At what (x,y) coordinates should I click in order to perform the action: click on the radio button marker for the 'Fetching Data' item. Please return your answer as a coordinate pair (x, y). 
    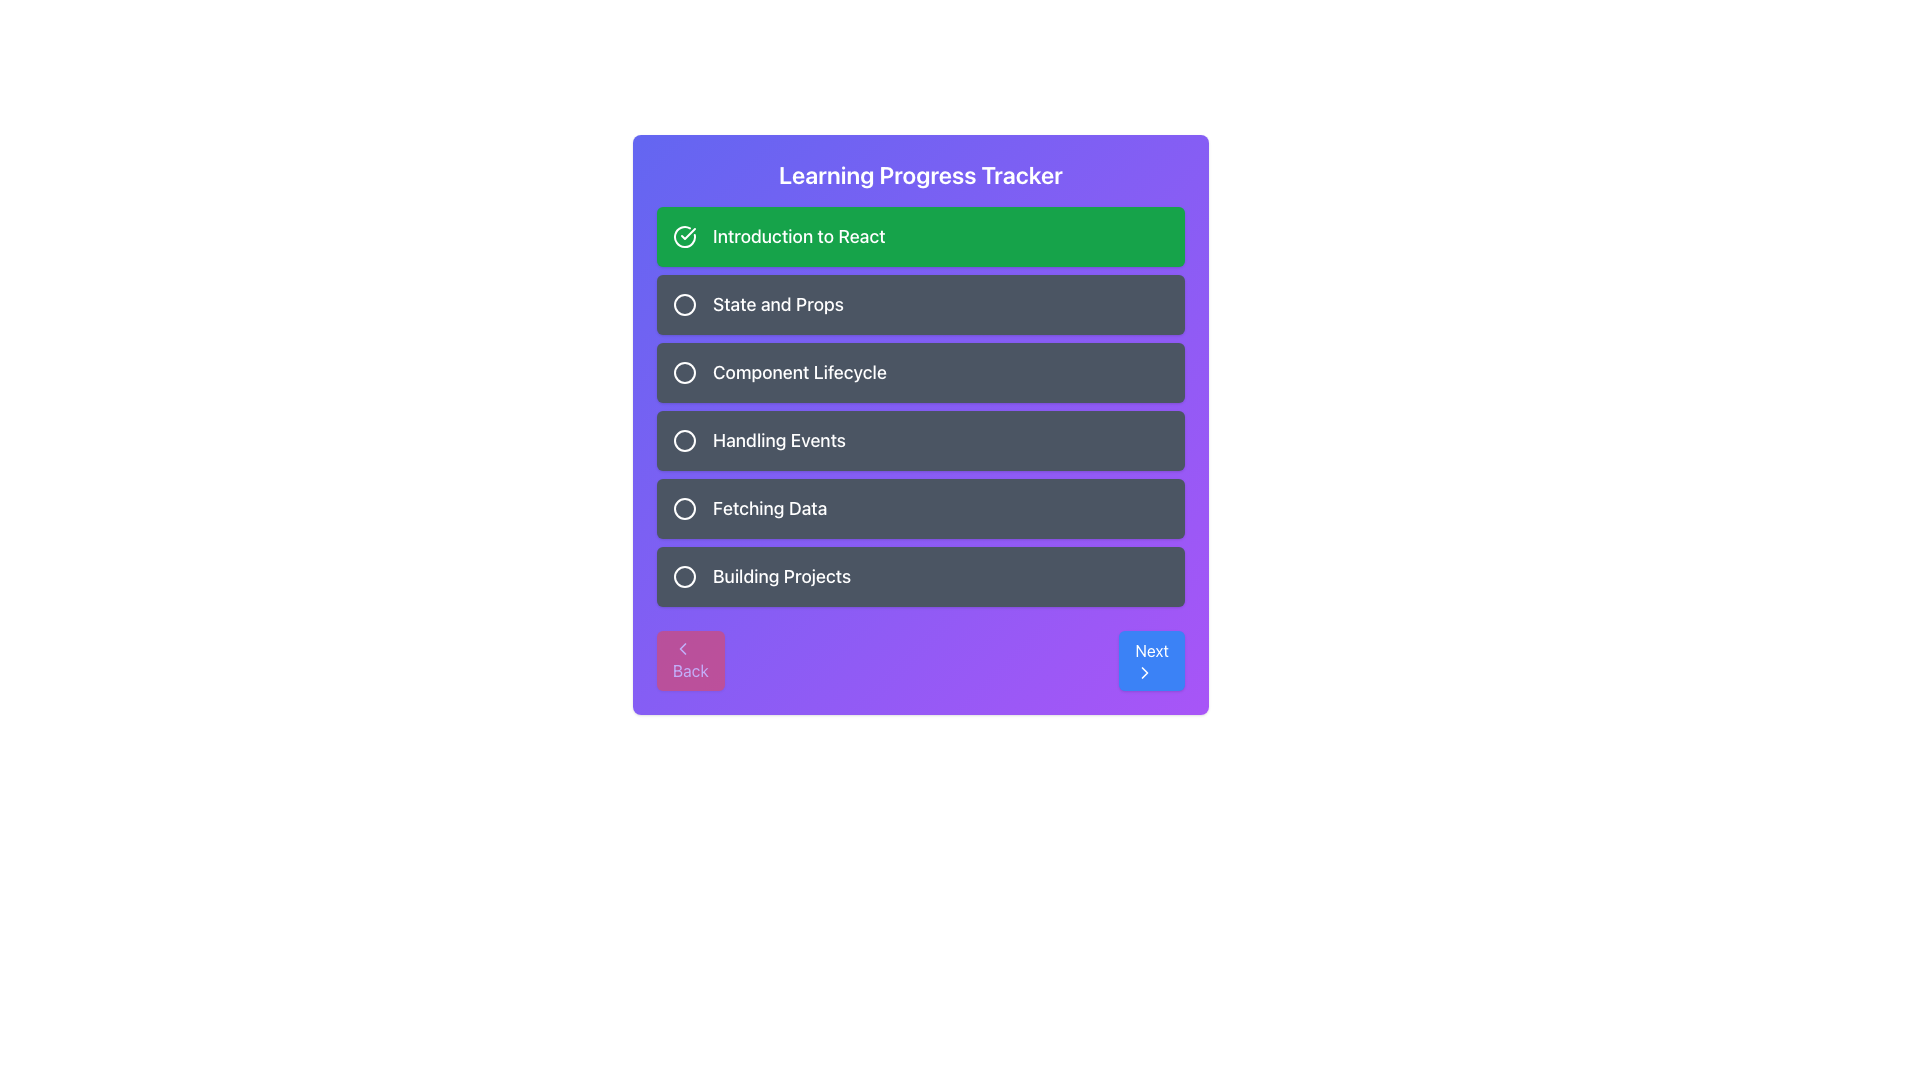
    Looking at the image, I should click on (685, 508).